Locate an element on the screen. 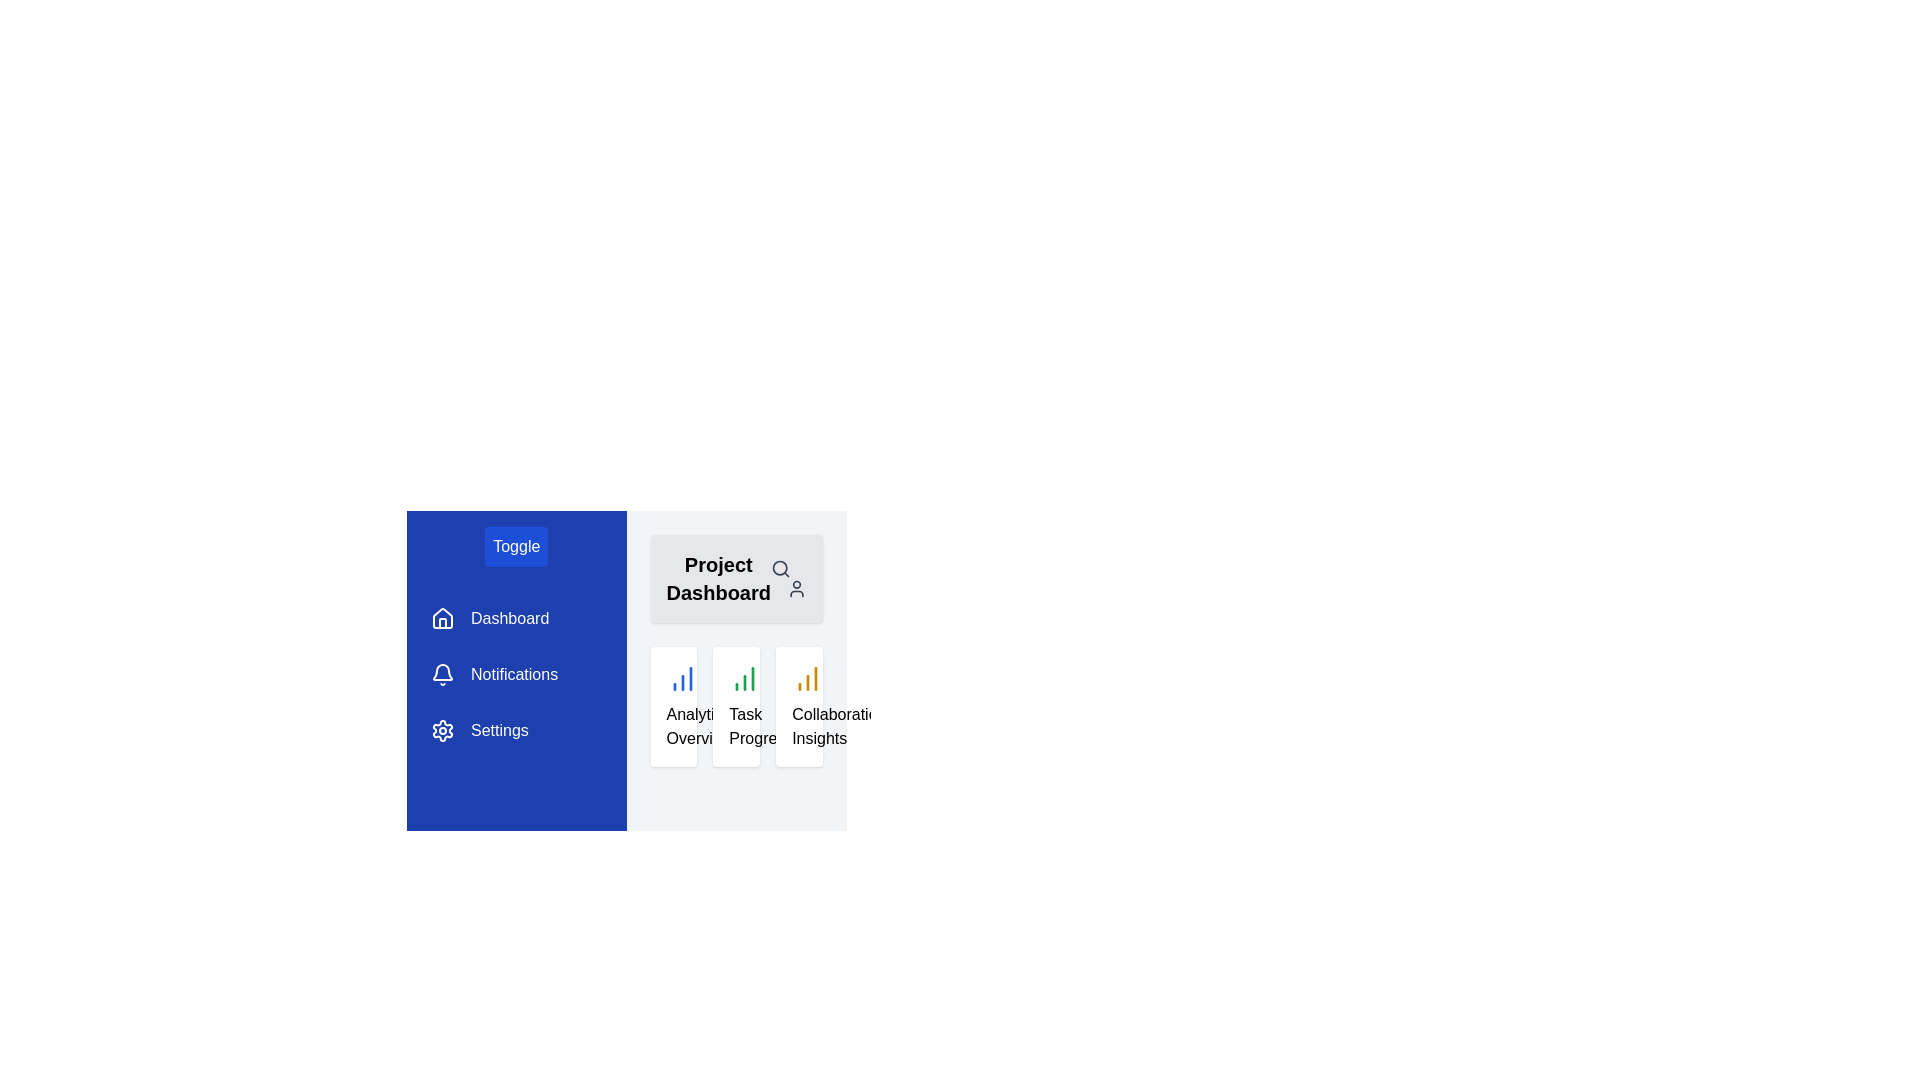  the notifications button in the vertical sidebar menu is located at coordinates (494, 675).